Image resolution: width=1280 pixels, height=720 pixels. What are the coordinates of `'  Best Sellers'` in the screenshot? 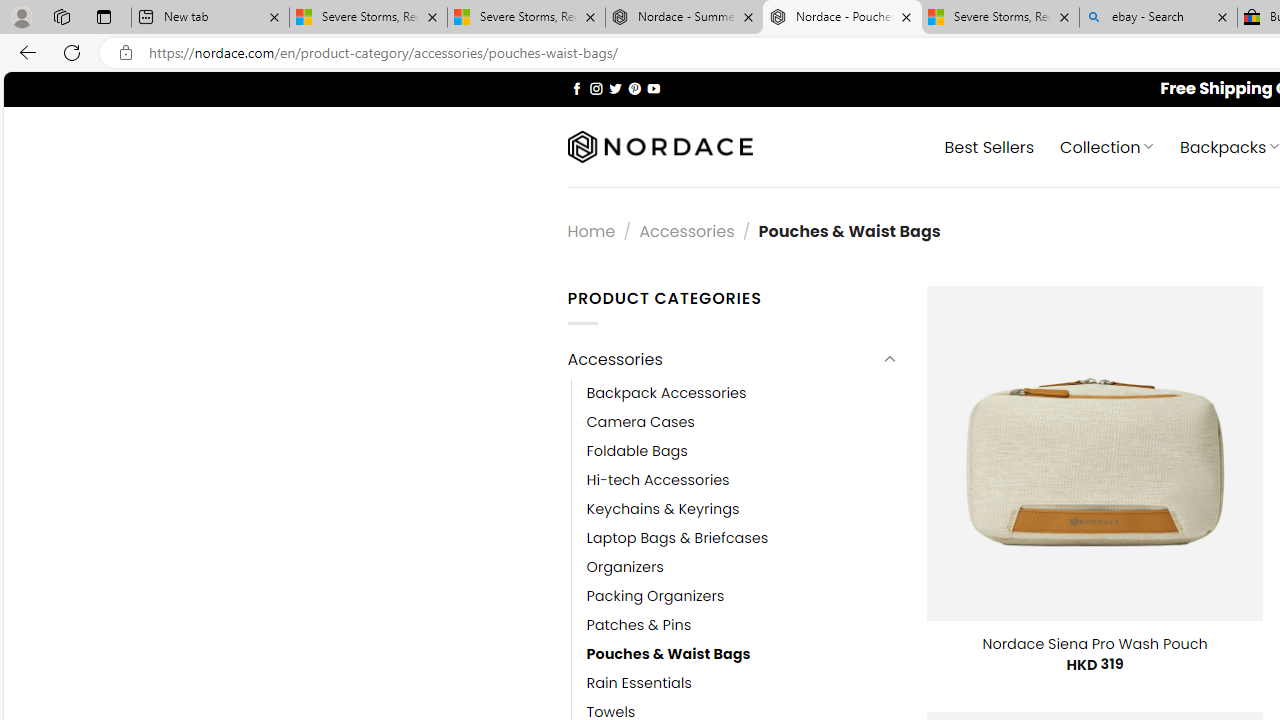 It's located at (990, 145).